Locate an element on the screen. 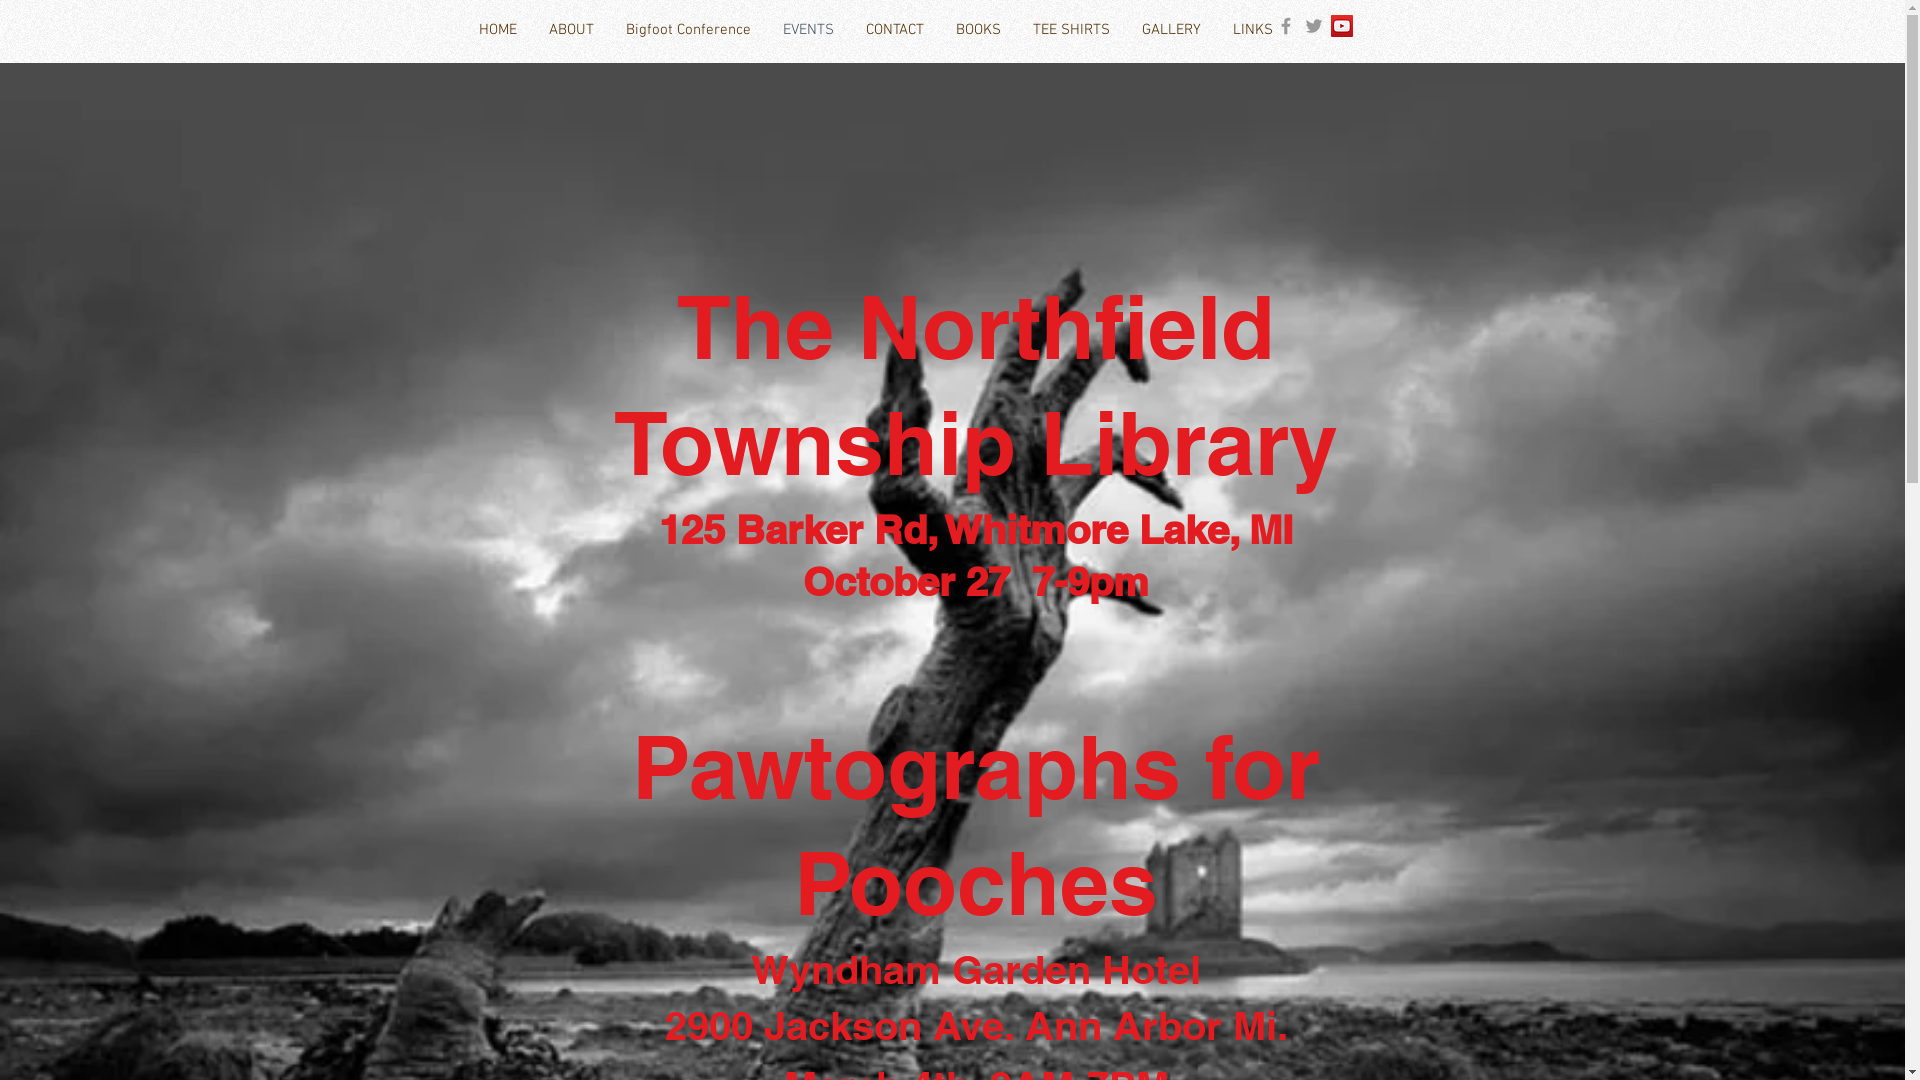 The width and height of the screenshot is (1920, 1080). 'BOOKS' is located at coordinates (978, 30).